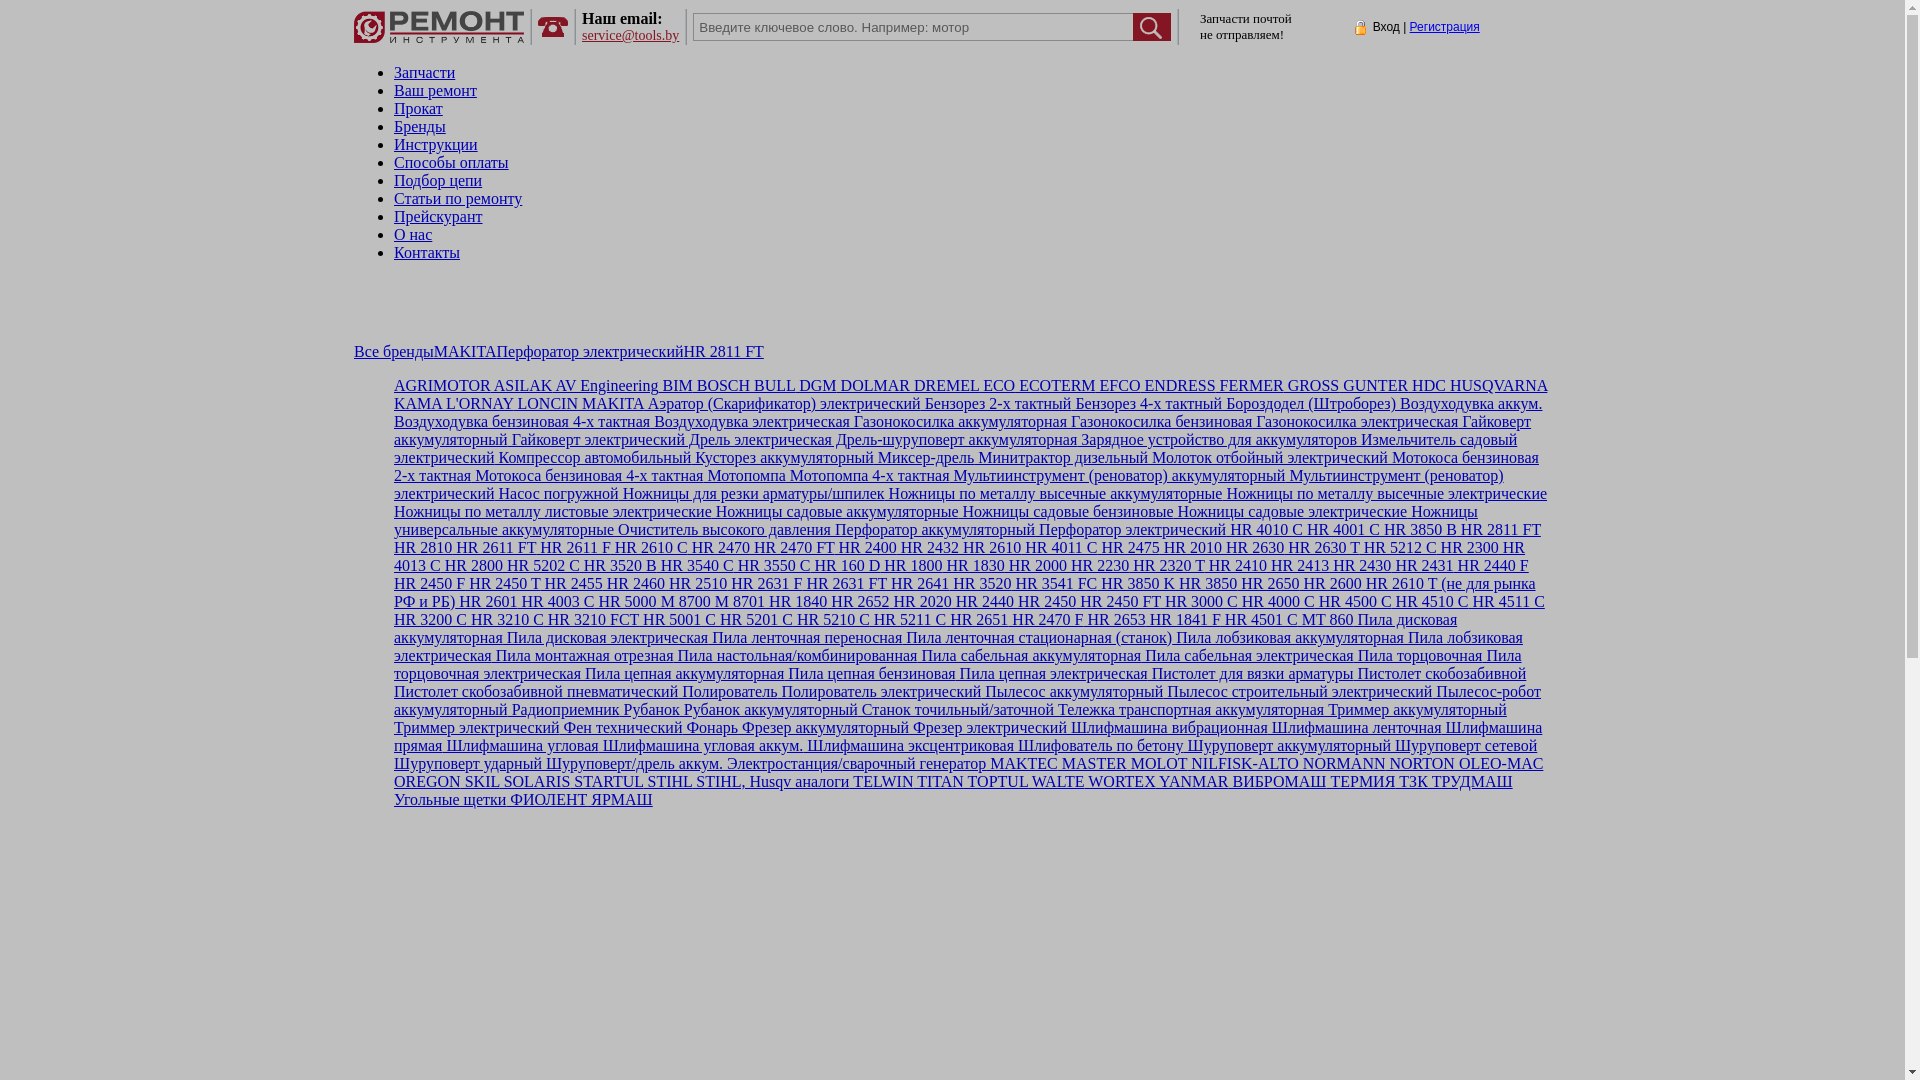  I want to click on 'AV Engineering', so click(603, 385).